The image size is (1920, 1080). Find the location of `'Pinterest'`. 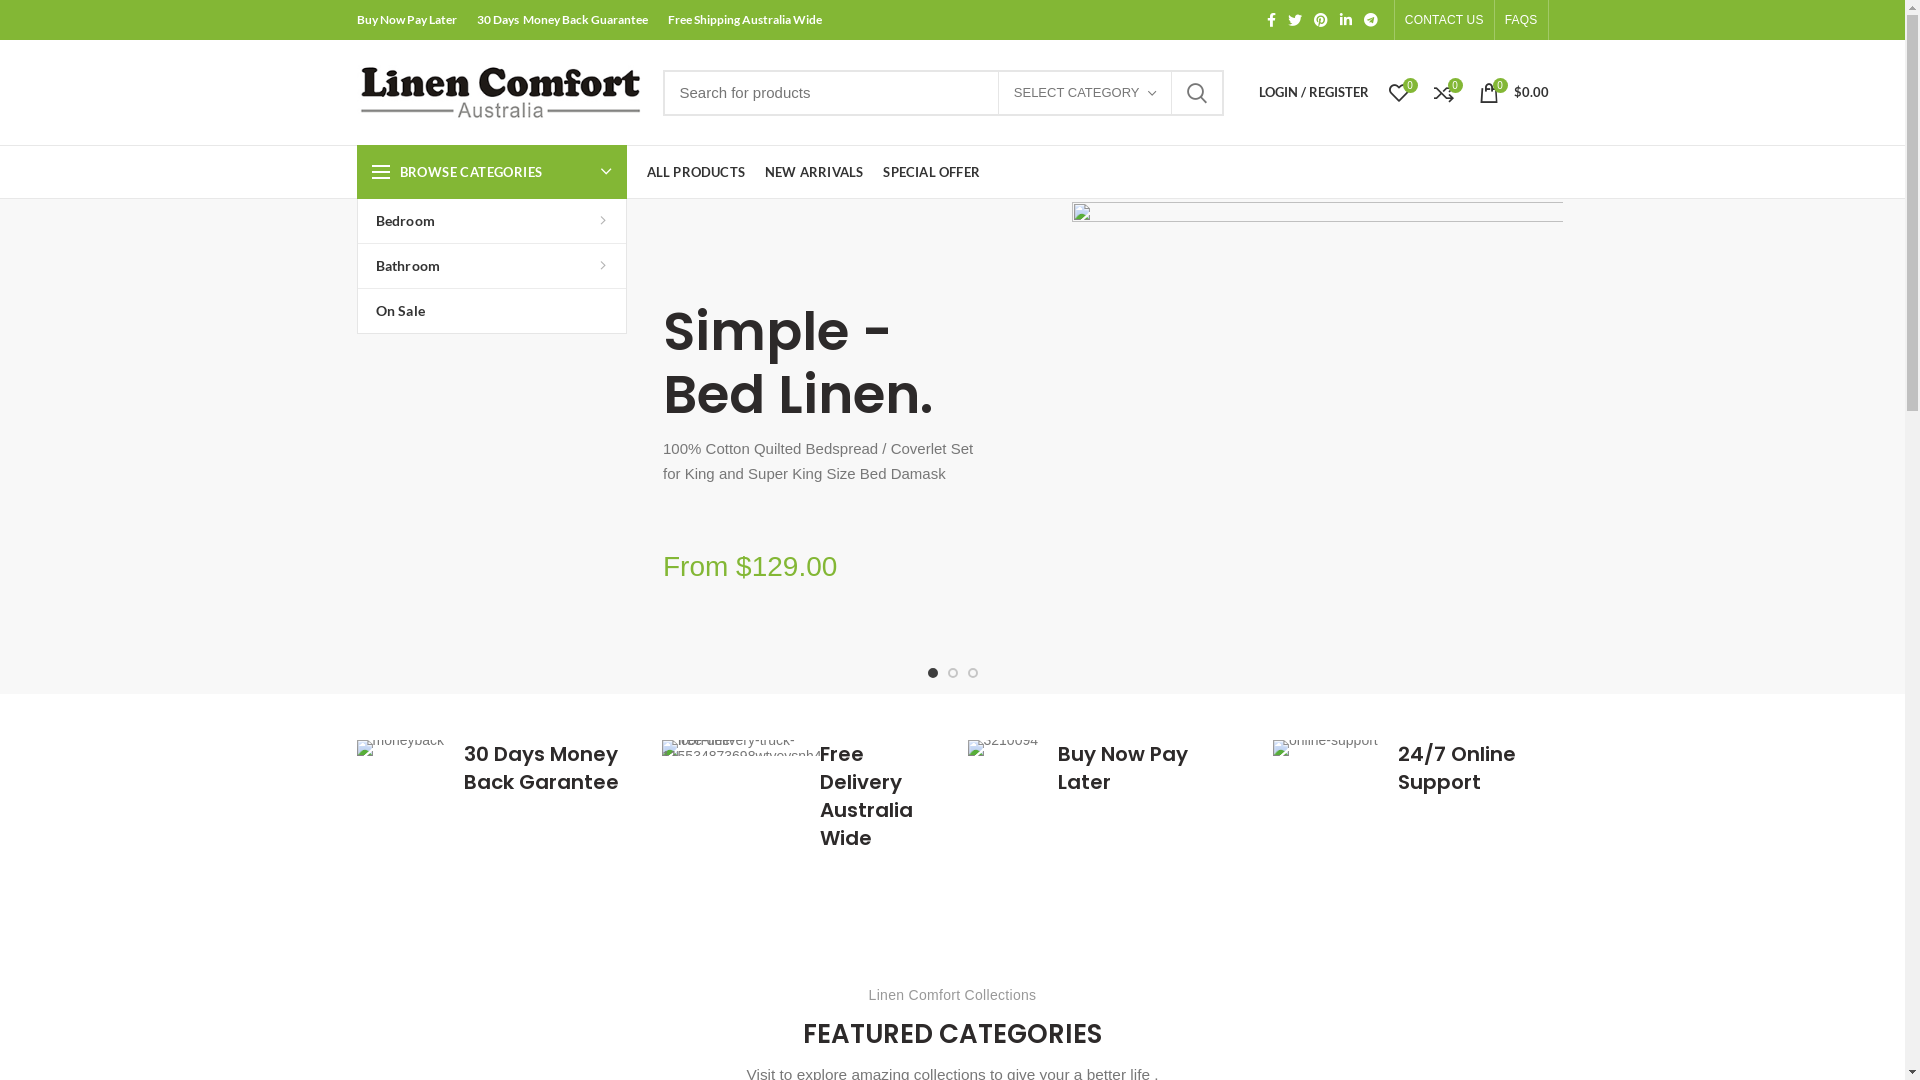

'Pinterest' is located at coordinates (1320, 19).